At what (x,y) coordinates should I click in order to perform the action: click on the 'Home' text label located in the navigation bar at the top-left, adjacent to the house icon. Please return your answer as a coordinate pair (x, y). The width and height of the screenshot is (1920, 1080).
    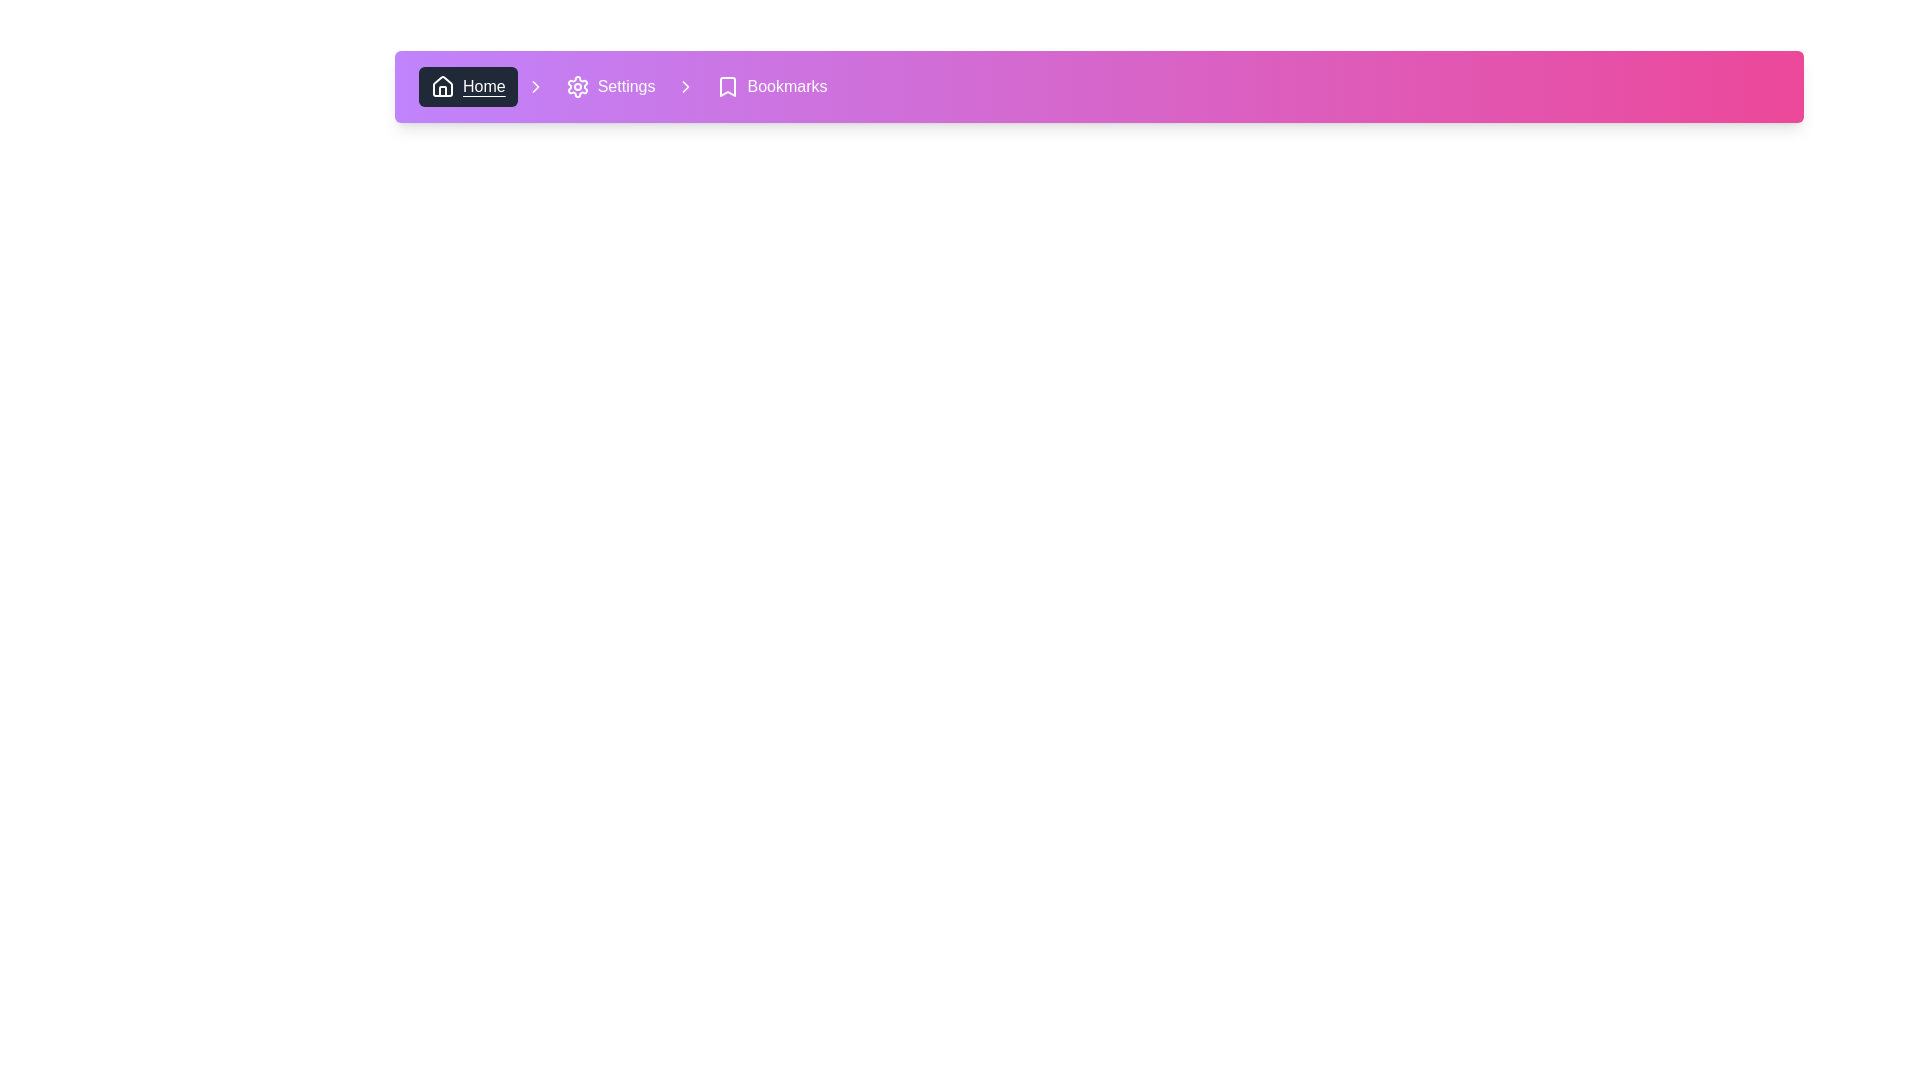
    Looking at the image, I should click on (484, 86).